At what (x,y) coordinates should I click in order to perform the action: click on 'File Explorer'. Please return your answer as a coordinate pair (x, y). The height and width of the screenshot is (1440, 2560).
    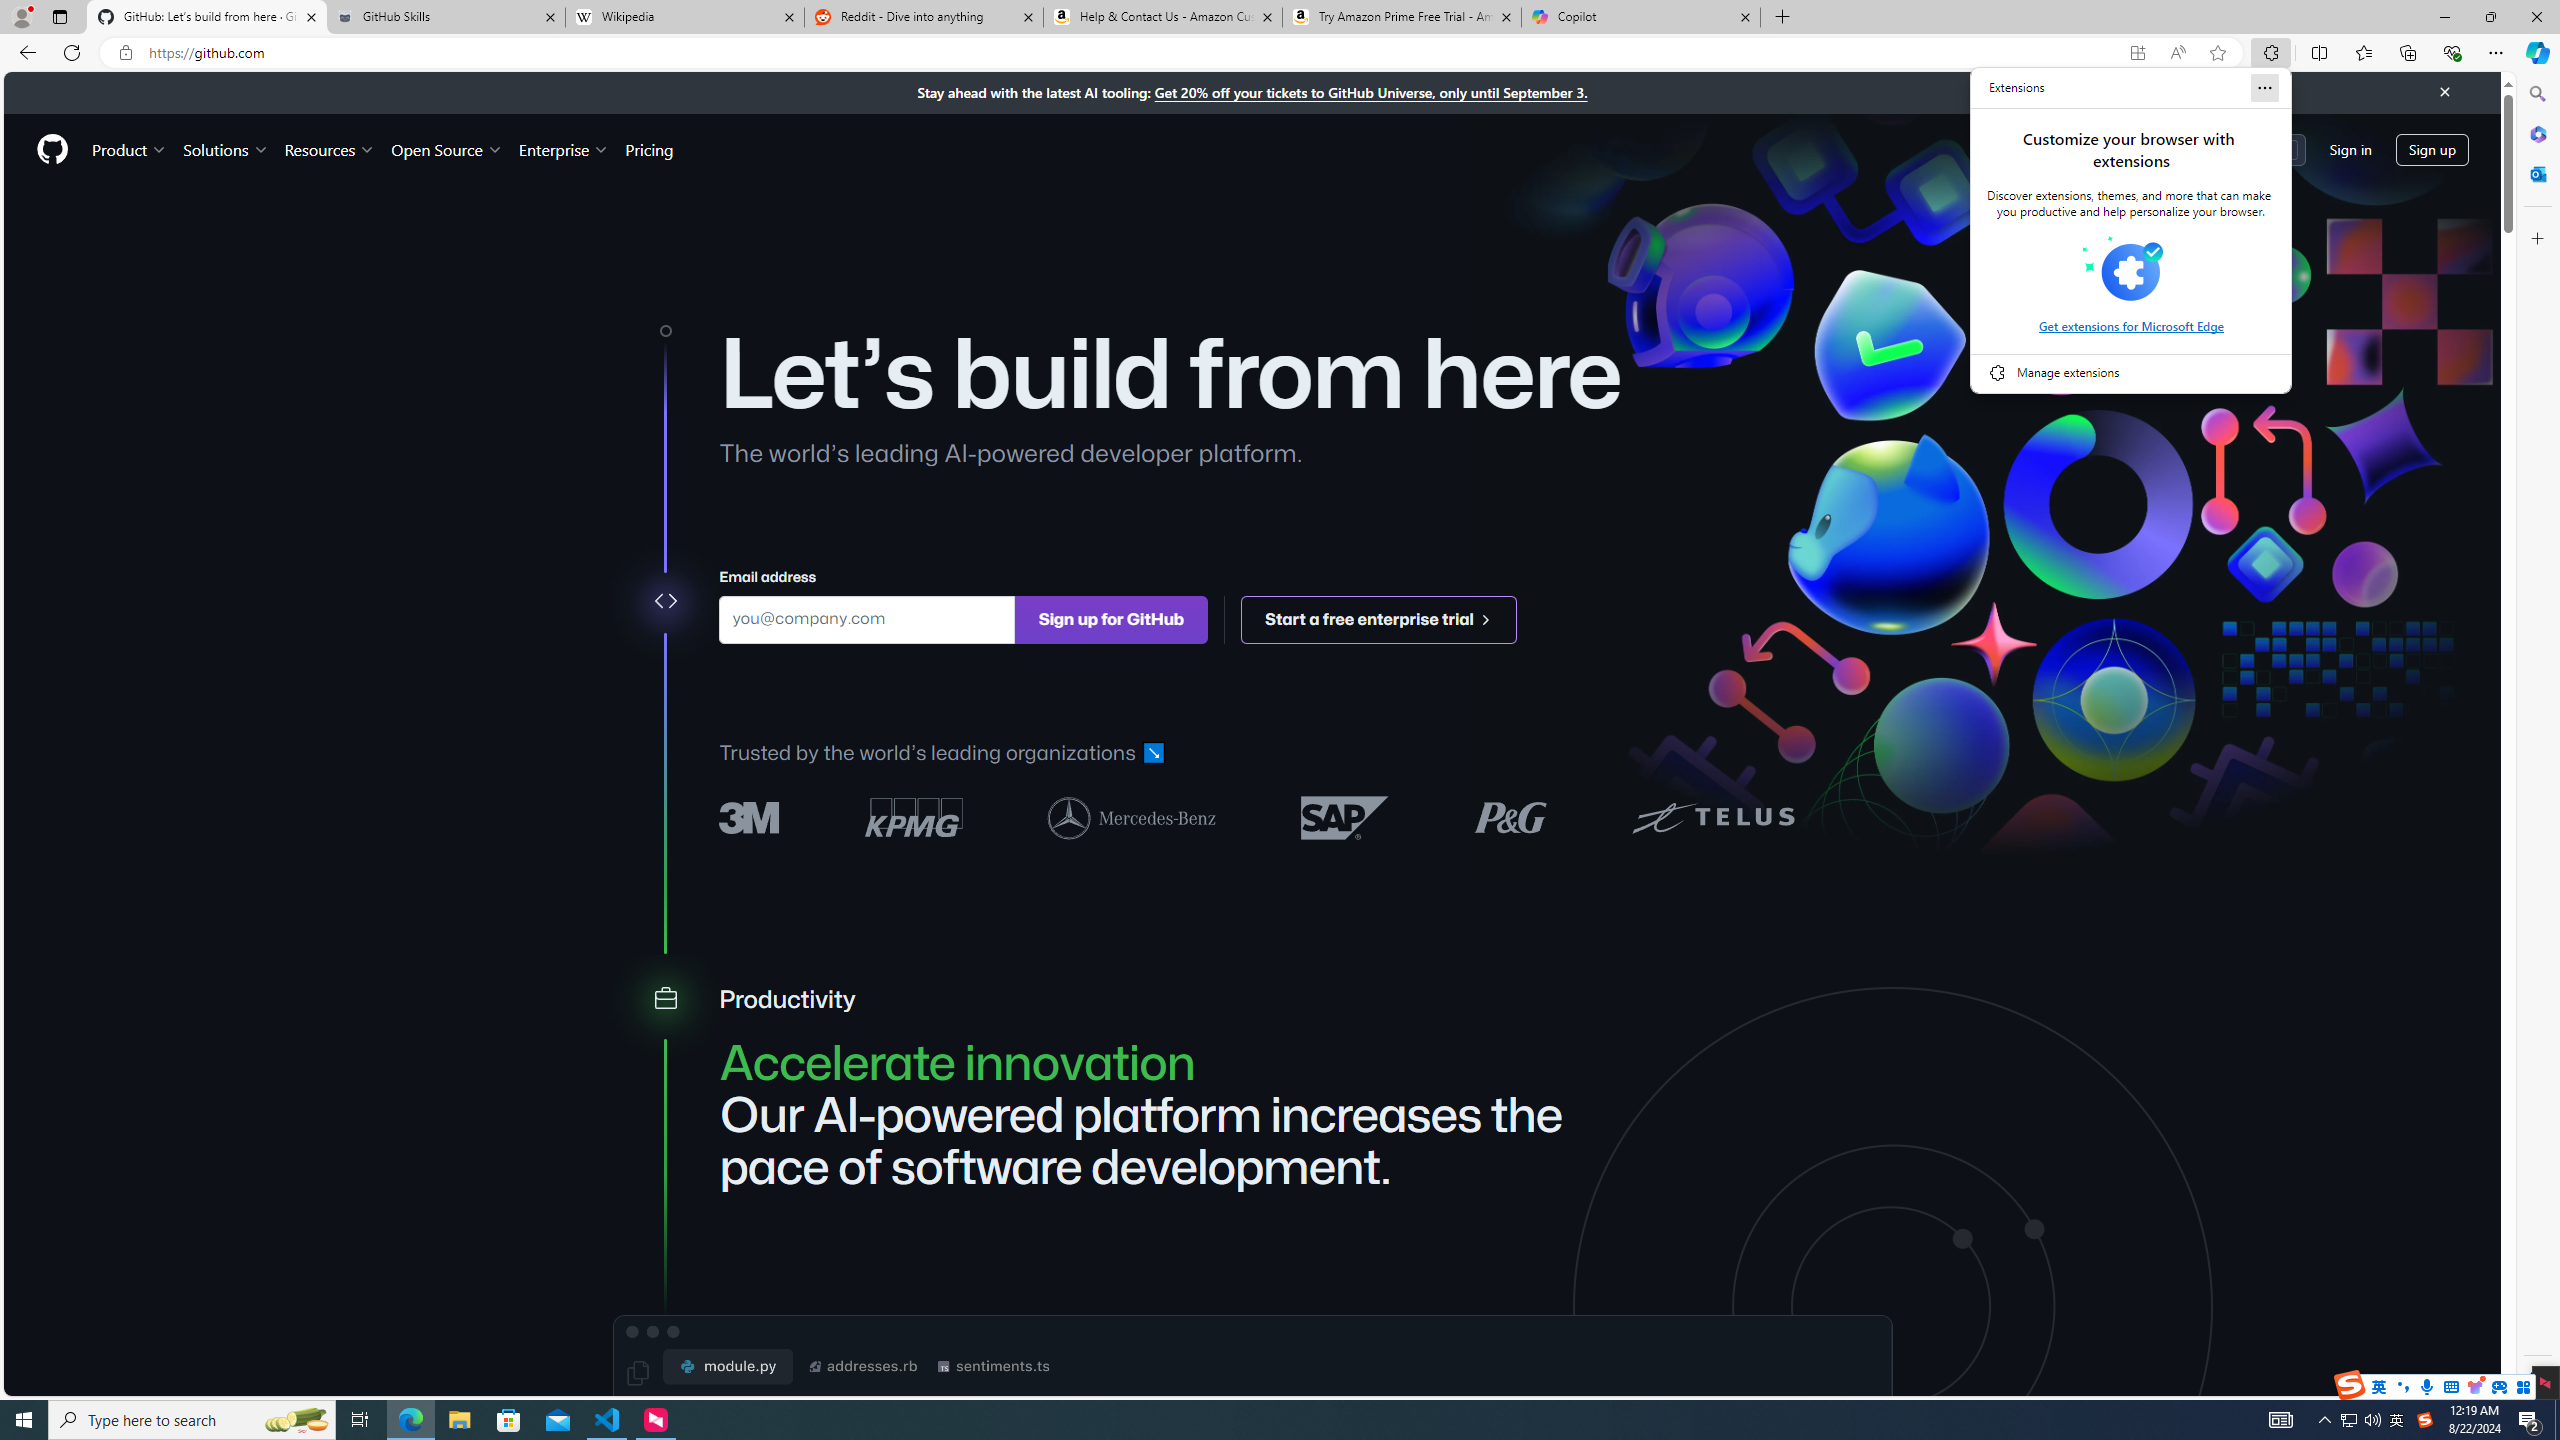
    Looking at the image, I should click on (458, 1418).